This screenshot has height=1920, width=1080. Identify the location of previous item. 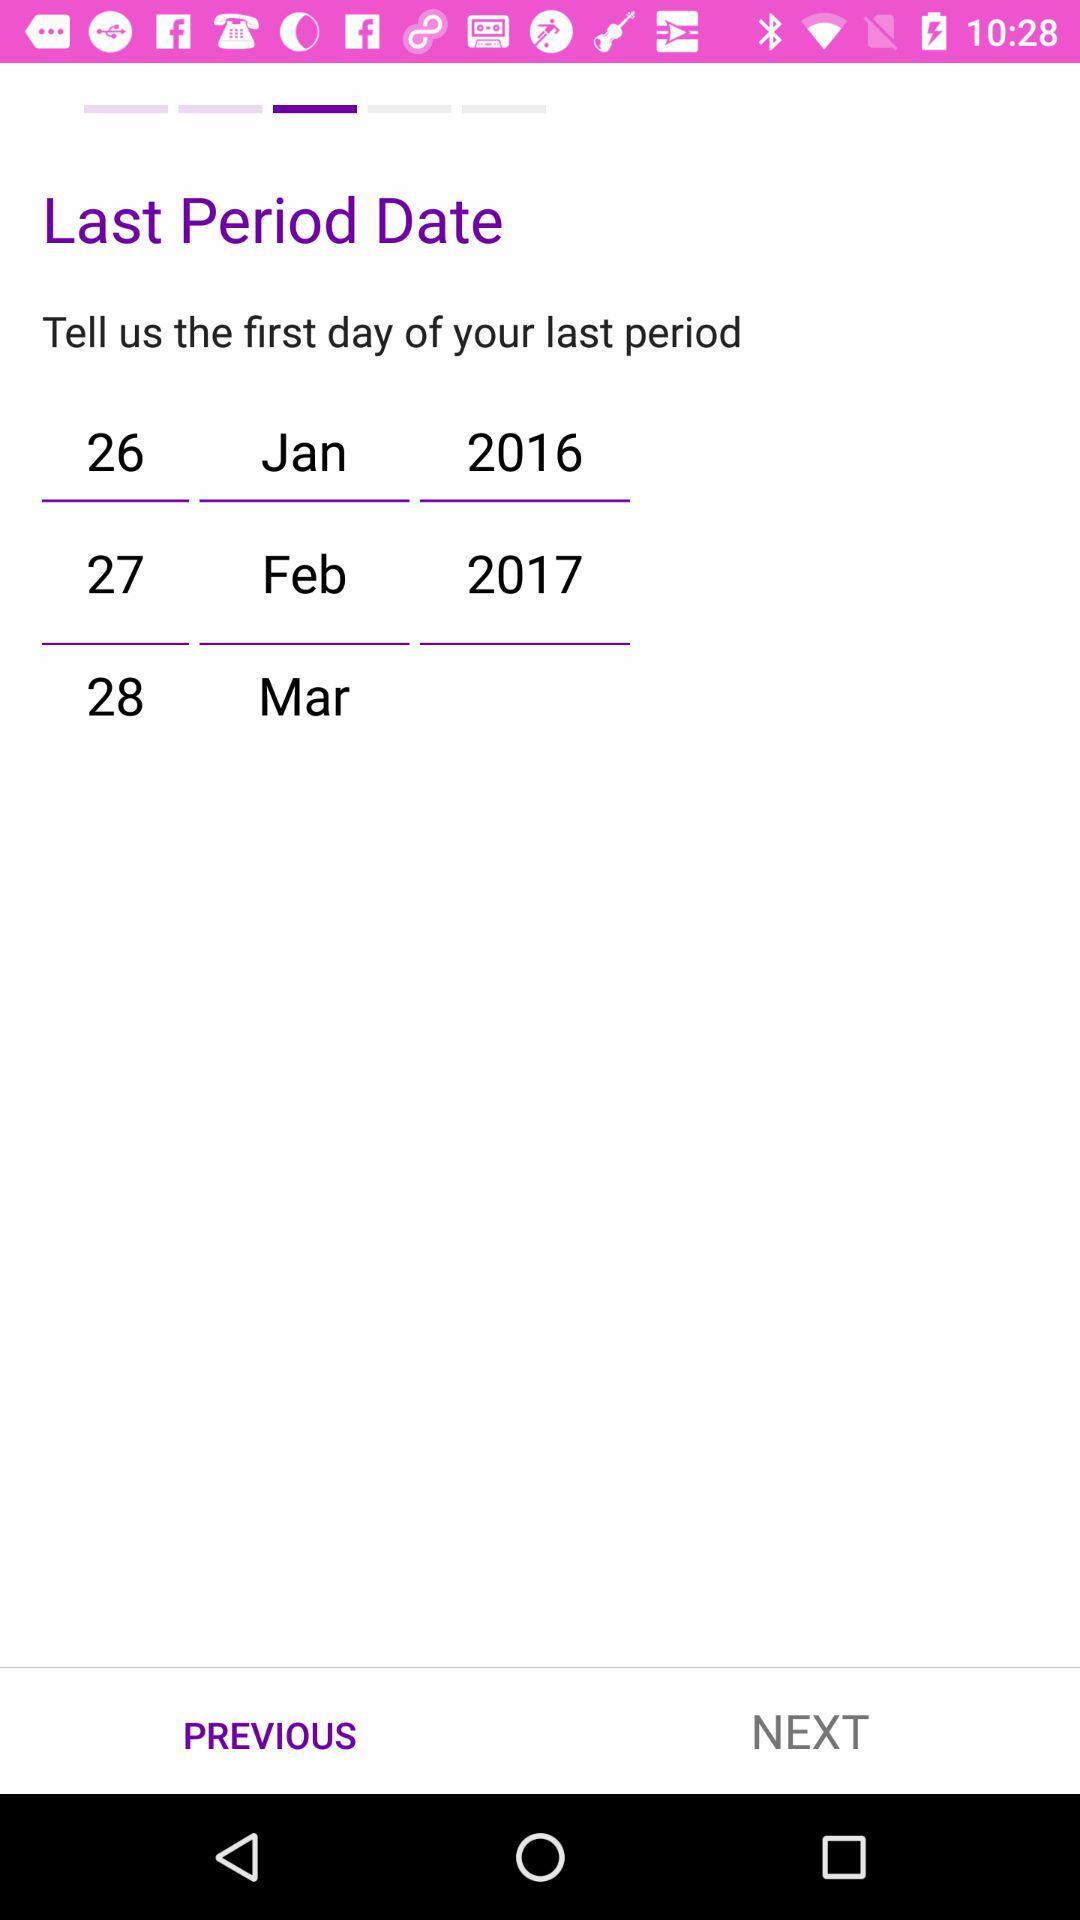
(270, 1731).